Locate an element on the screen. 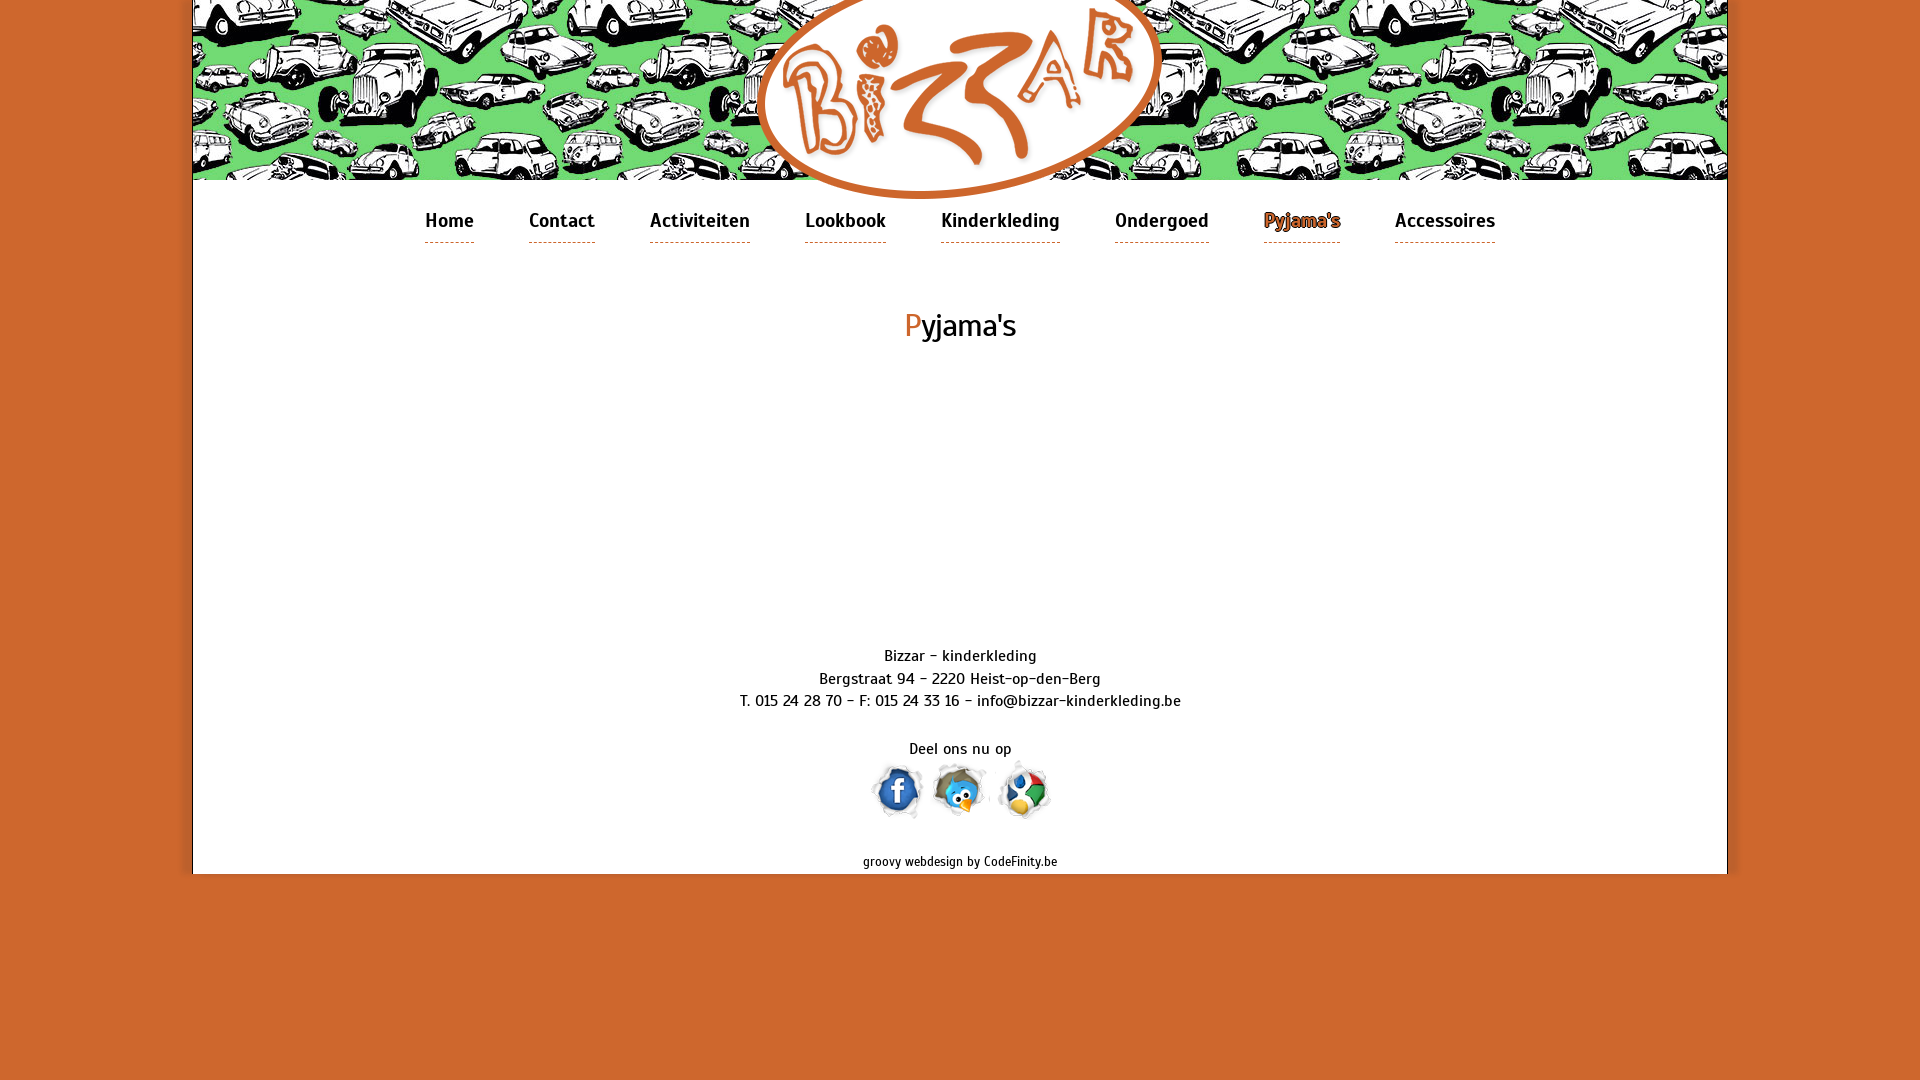 The height and width of the screenshot is (1080, 1920). 'groovy webdesign by CodeFinity.be' is located at coordinates (960, 860).